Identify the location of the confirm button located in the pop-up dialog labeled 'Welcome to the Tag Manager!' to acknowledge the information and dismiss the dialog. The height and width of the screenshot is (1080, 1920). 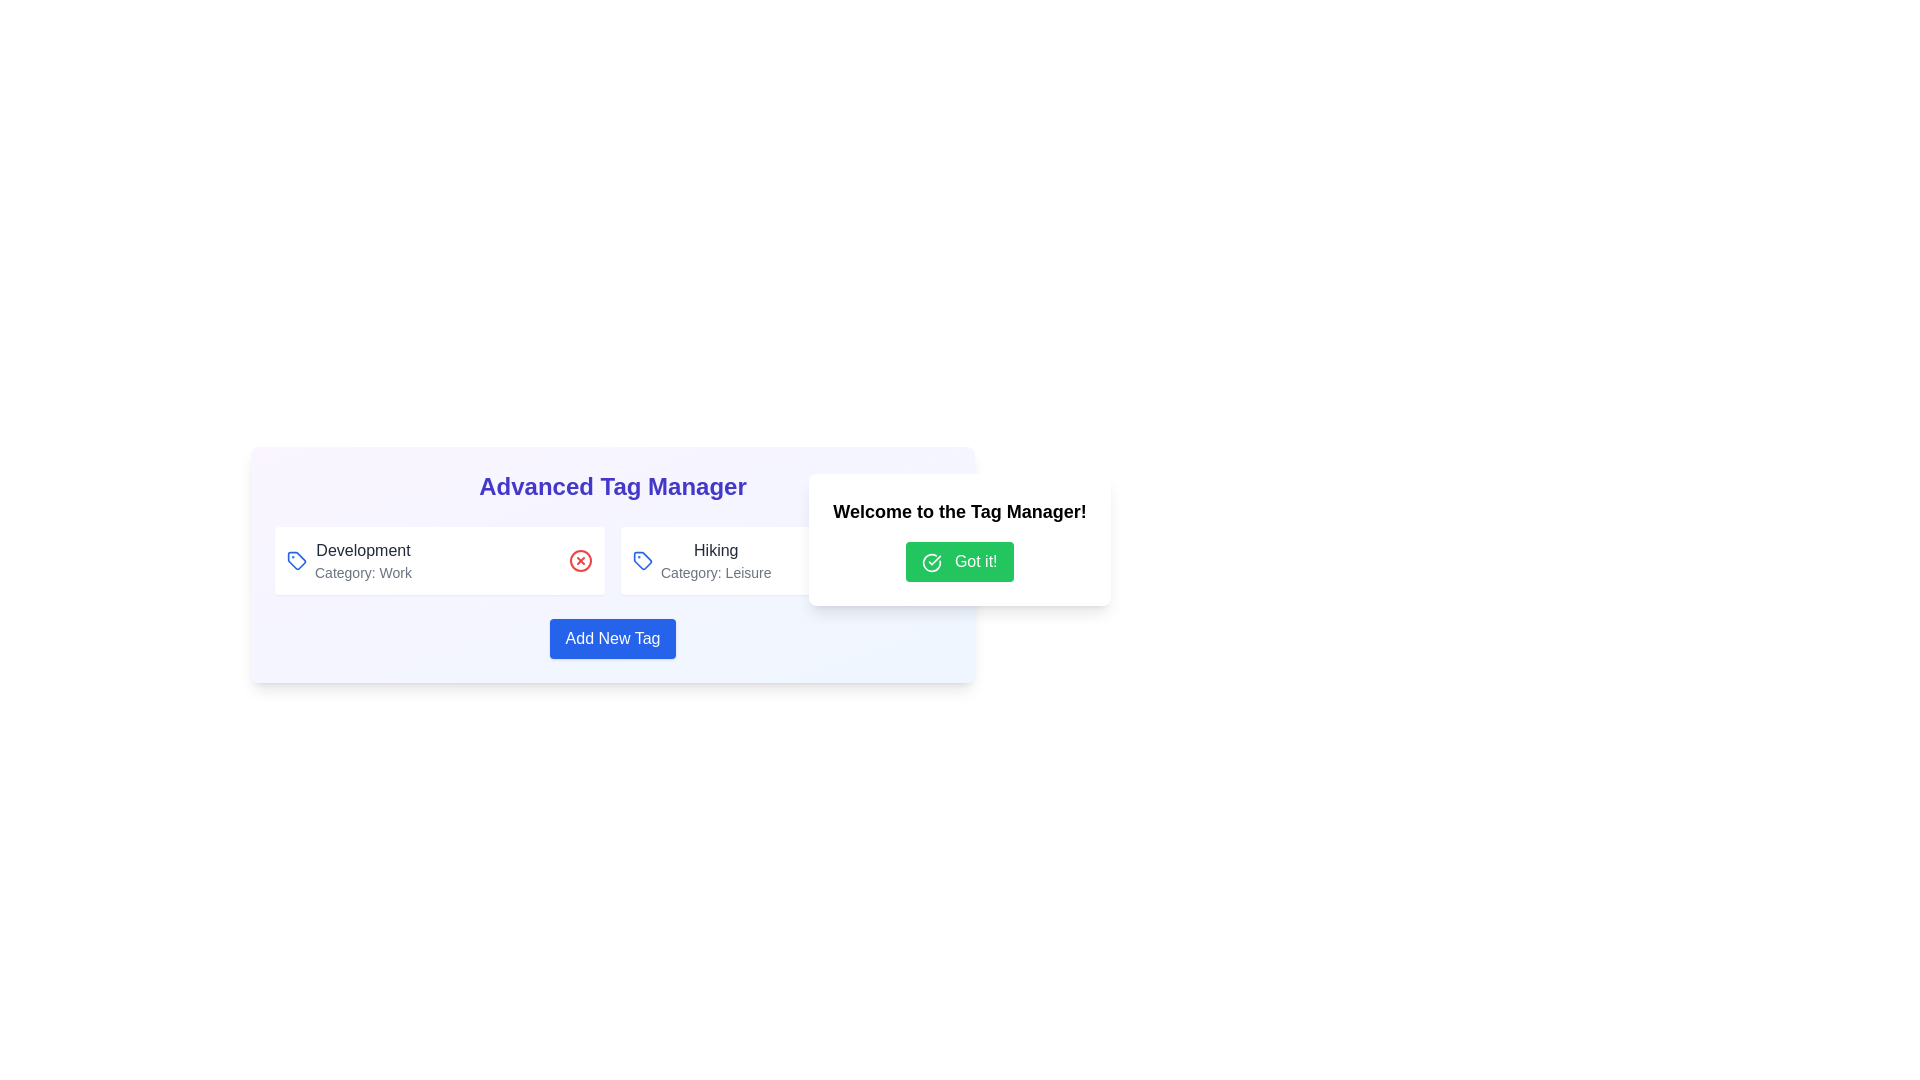
(960, 562).